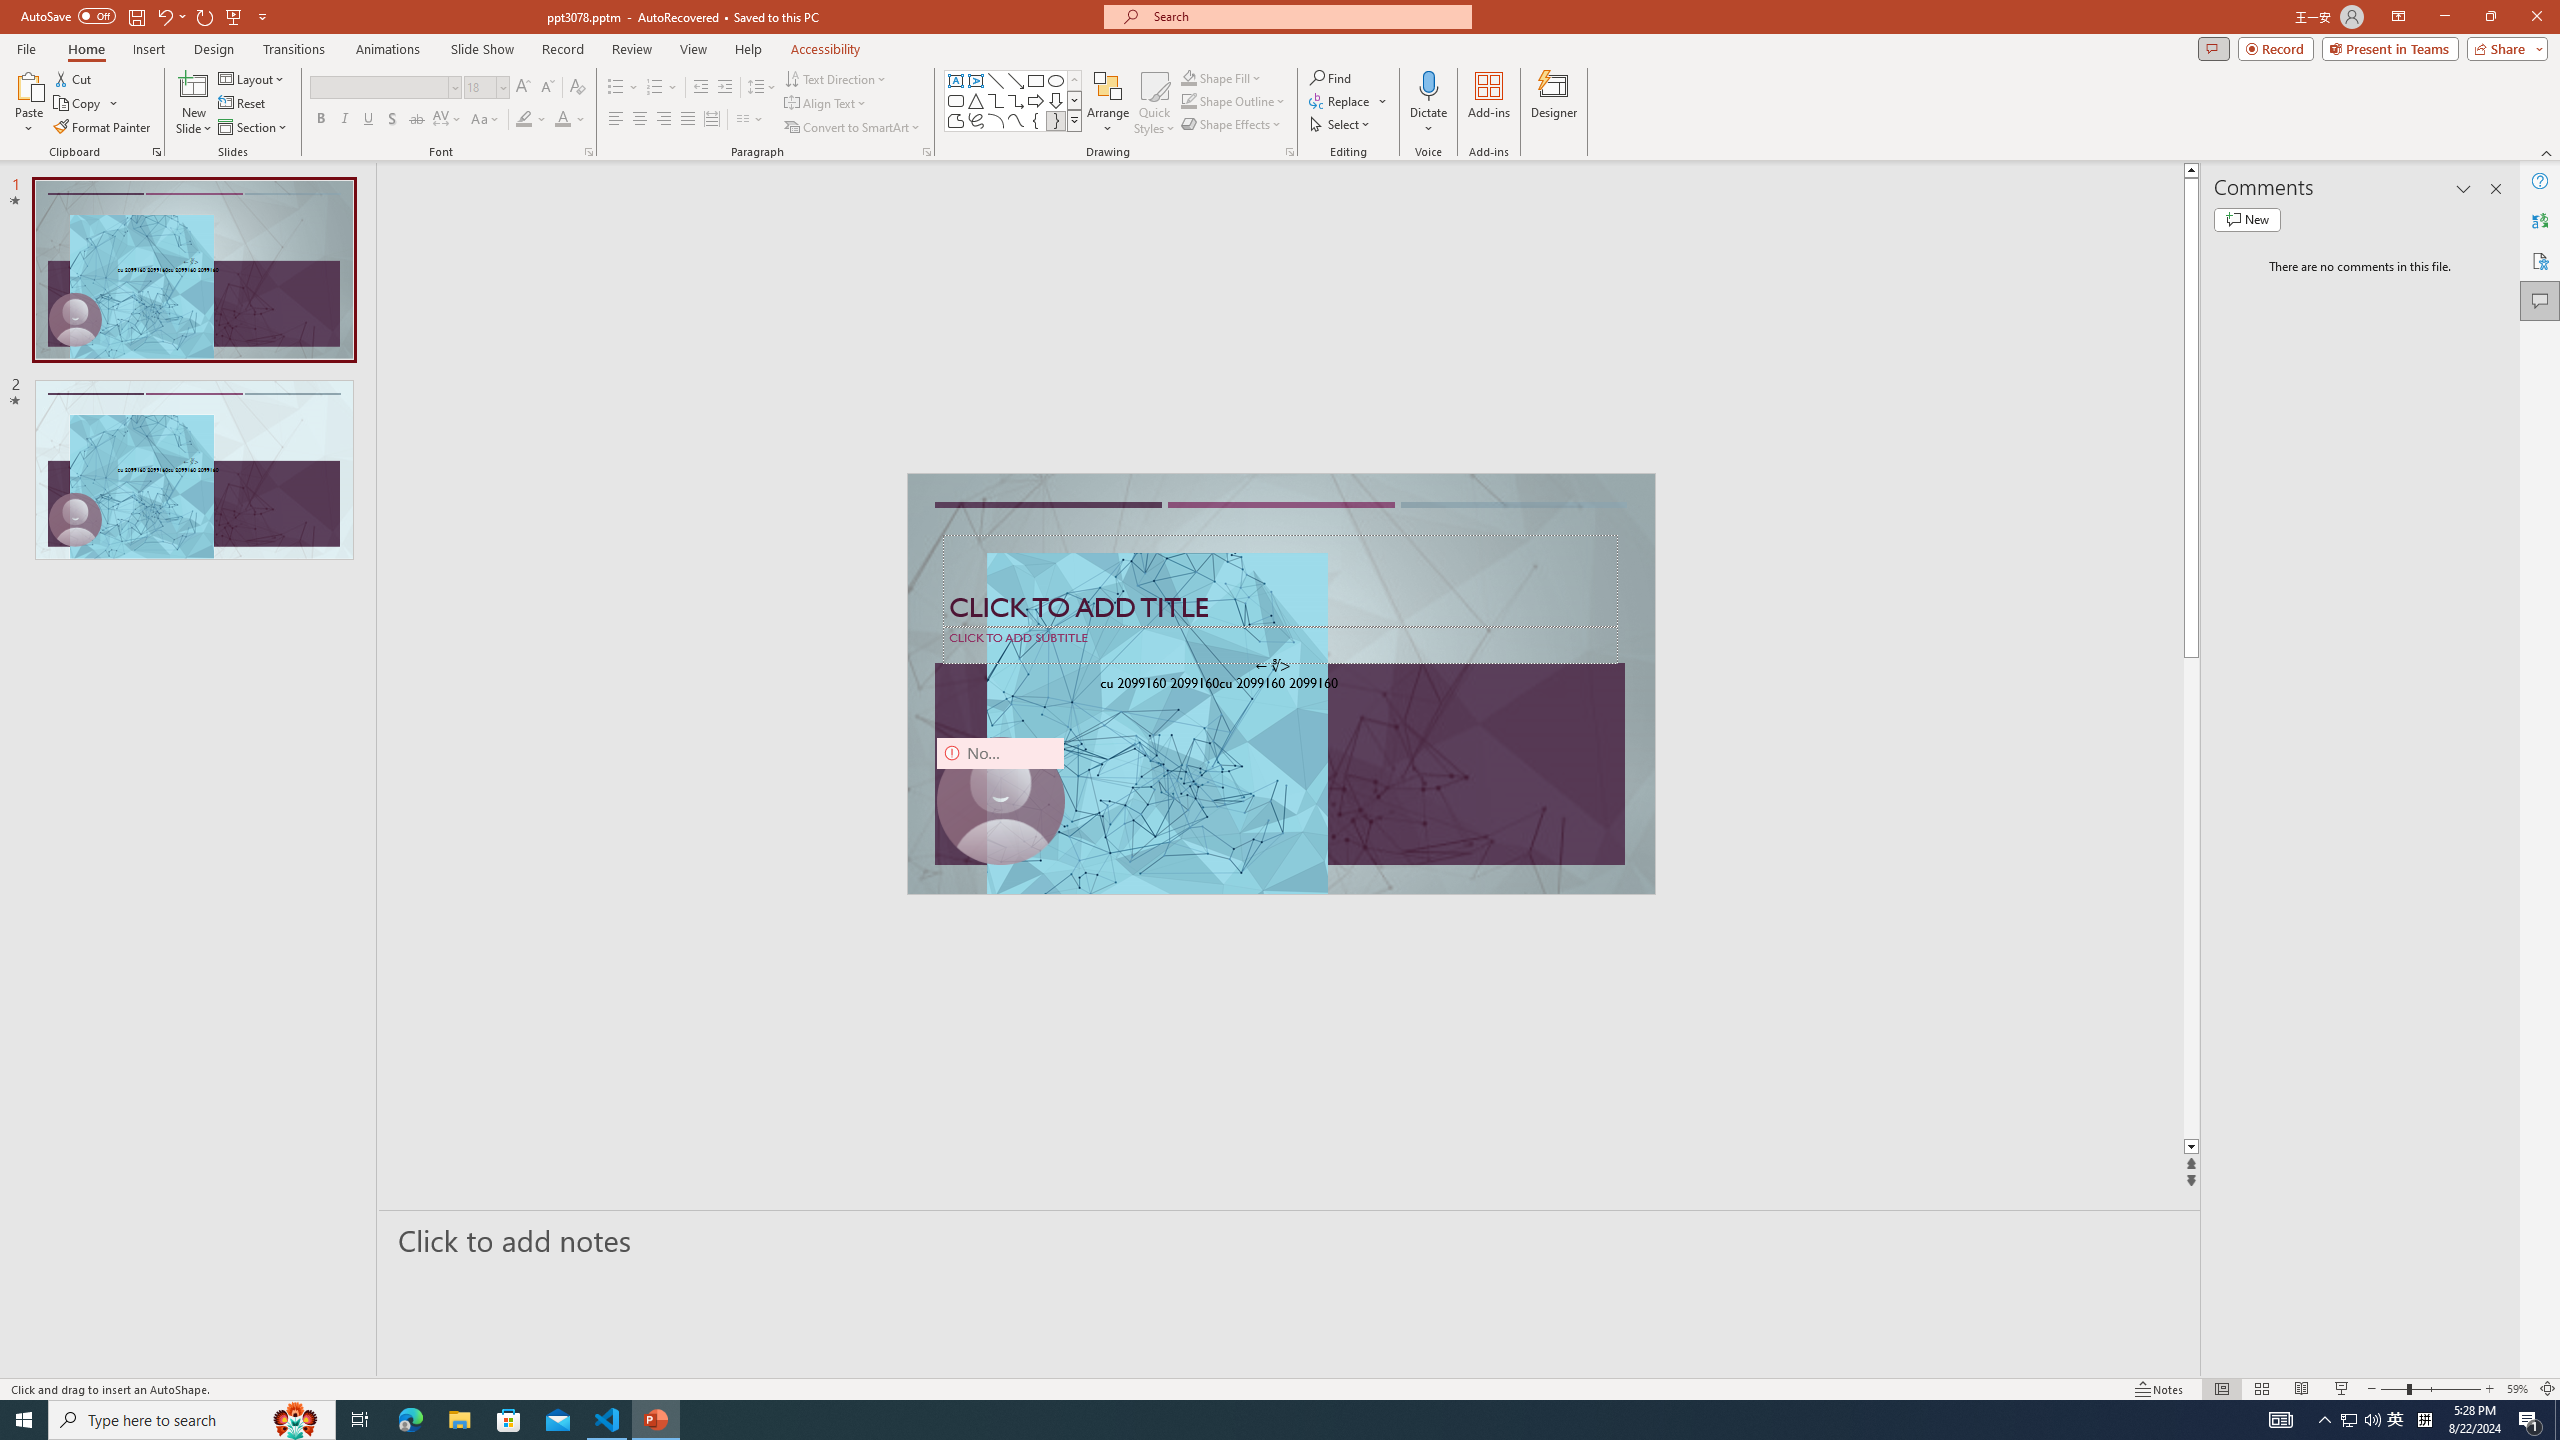 This screenshot has height=1440, width=2560. I want to click on 'TextBox 61', so click(1277, 685).